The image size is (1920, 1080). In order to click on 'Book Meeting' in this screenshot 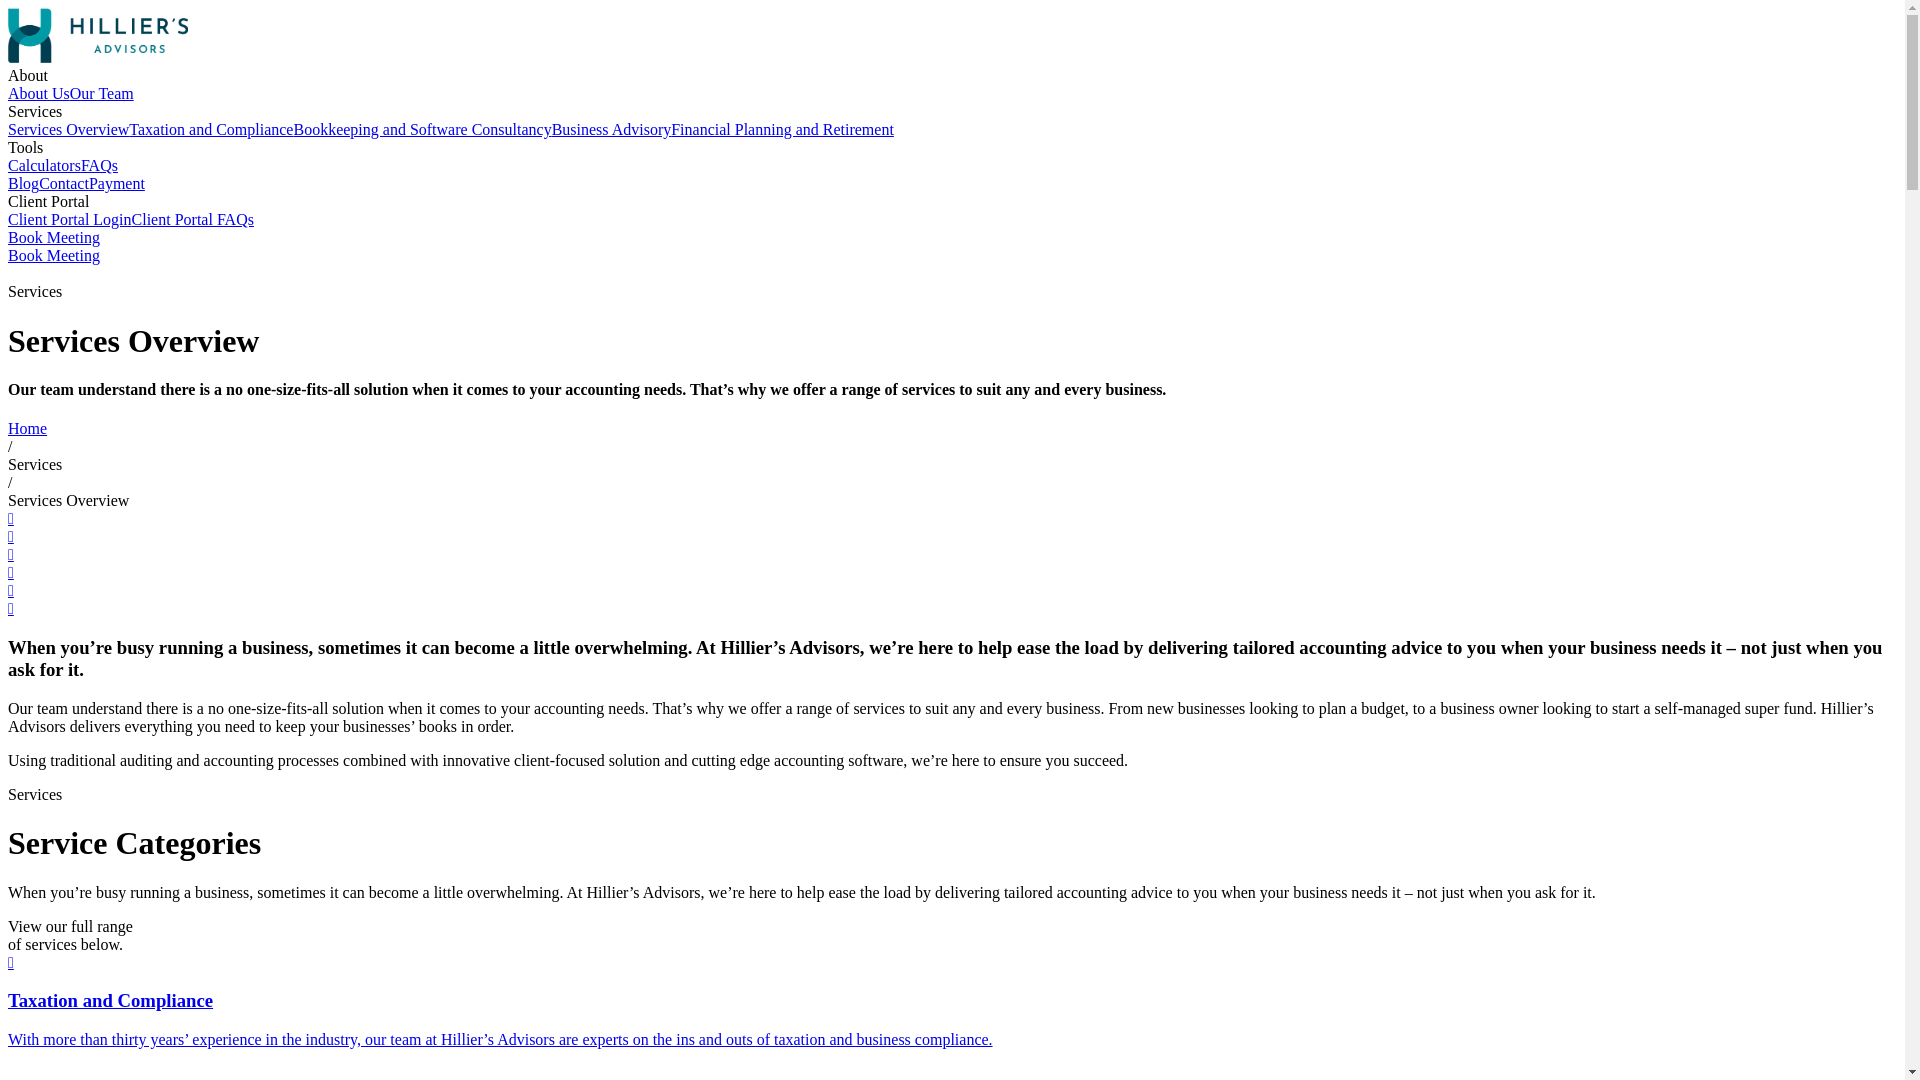, I will do `click(8, 236)`.